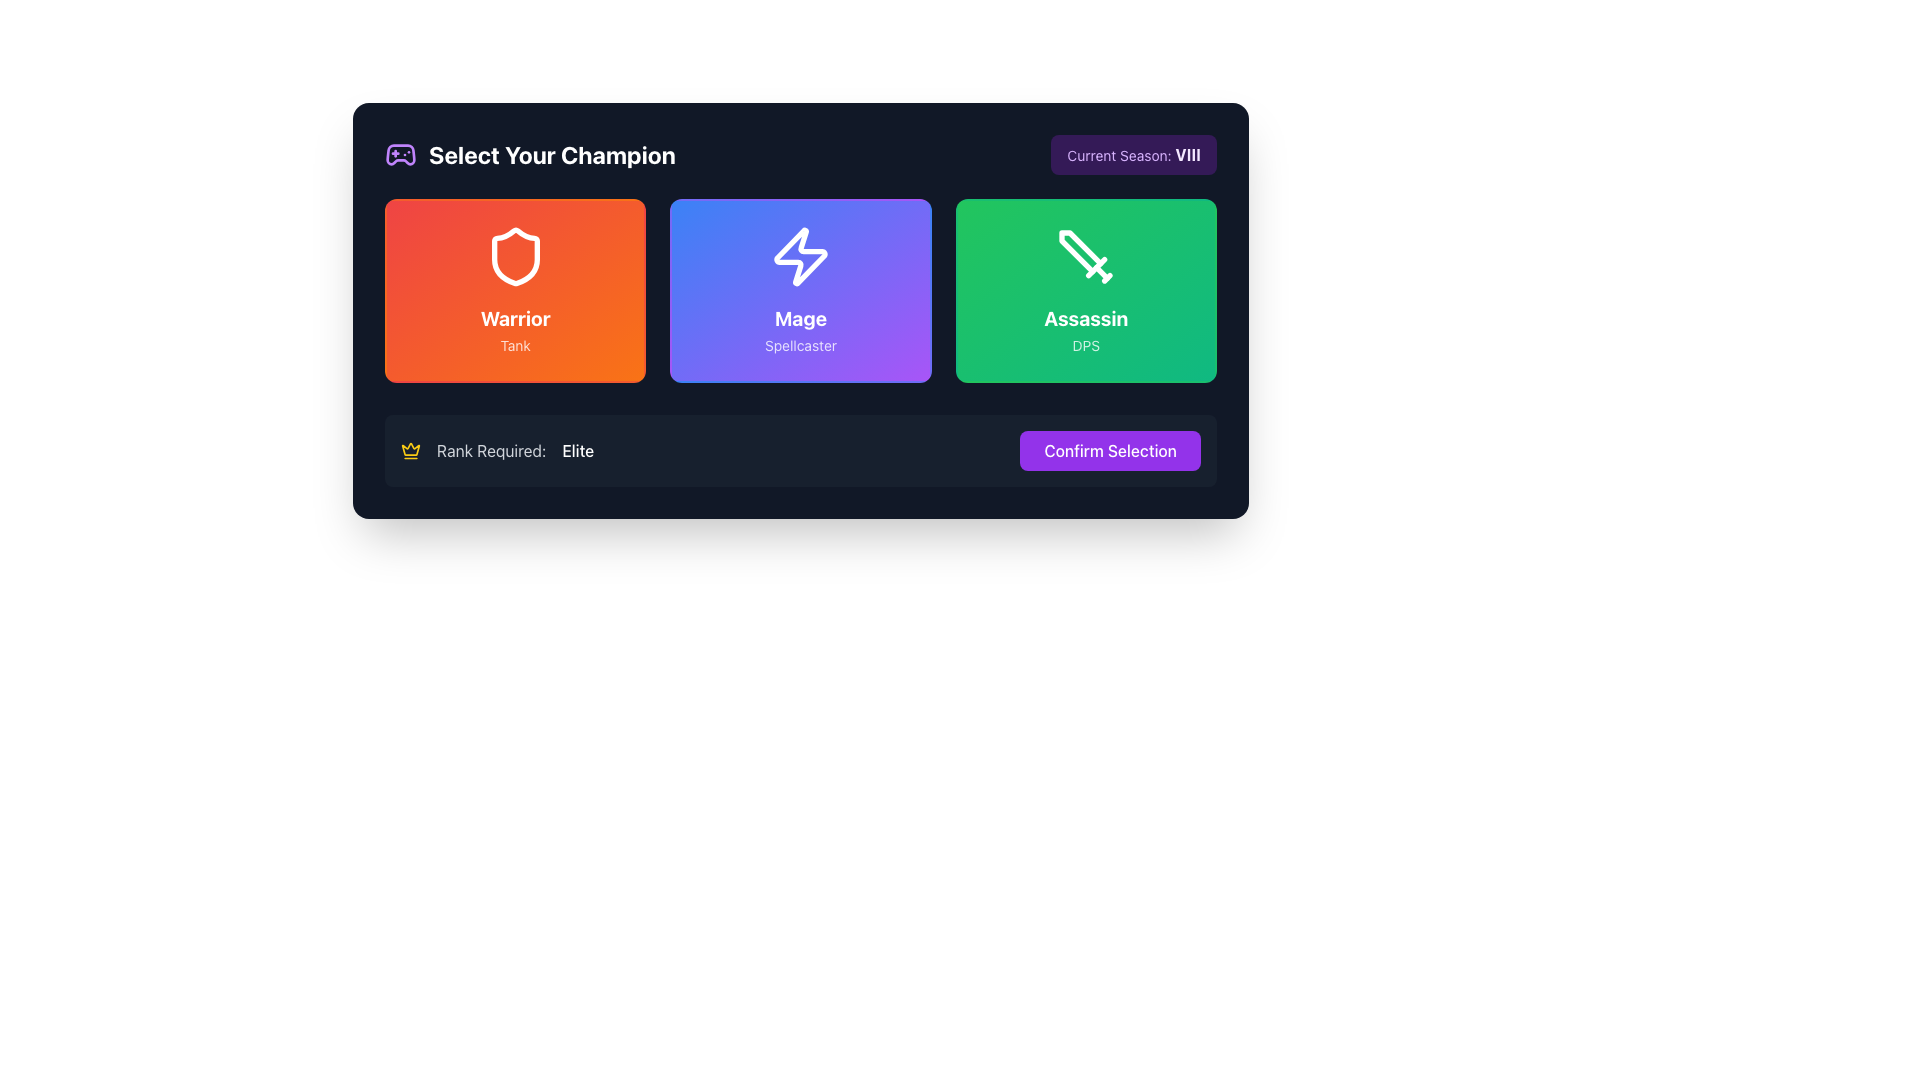  I want to click on the A line segment within the SVG graphic that represents part of the sword icon, located in the 'Assassin DPS' card, which is the rightmost card in the row of three cards, so click(1095, 266).